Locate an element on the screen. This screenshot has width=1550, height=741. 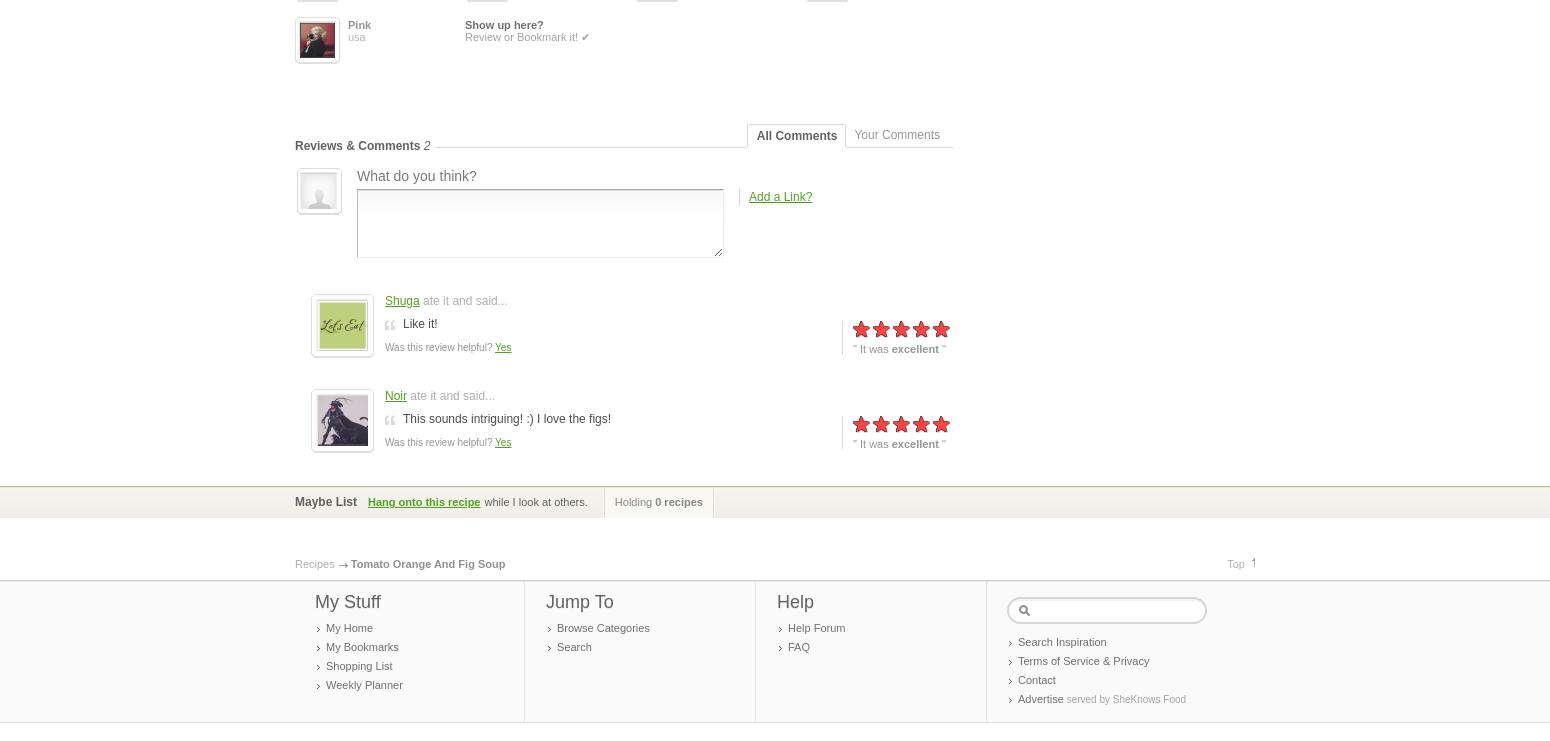
'Help' is located at coordinates (794, 601).